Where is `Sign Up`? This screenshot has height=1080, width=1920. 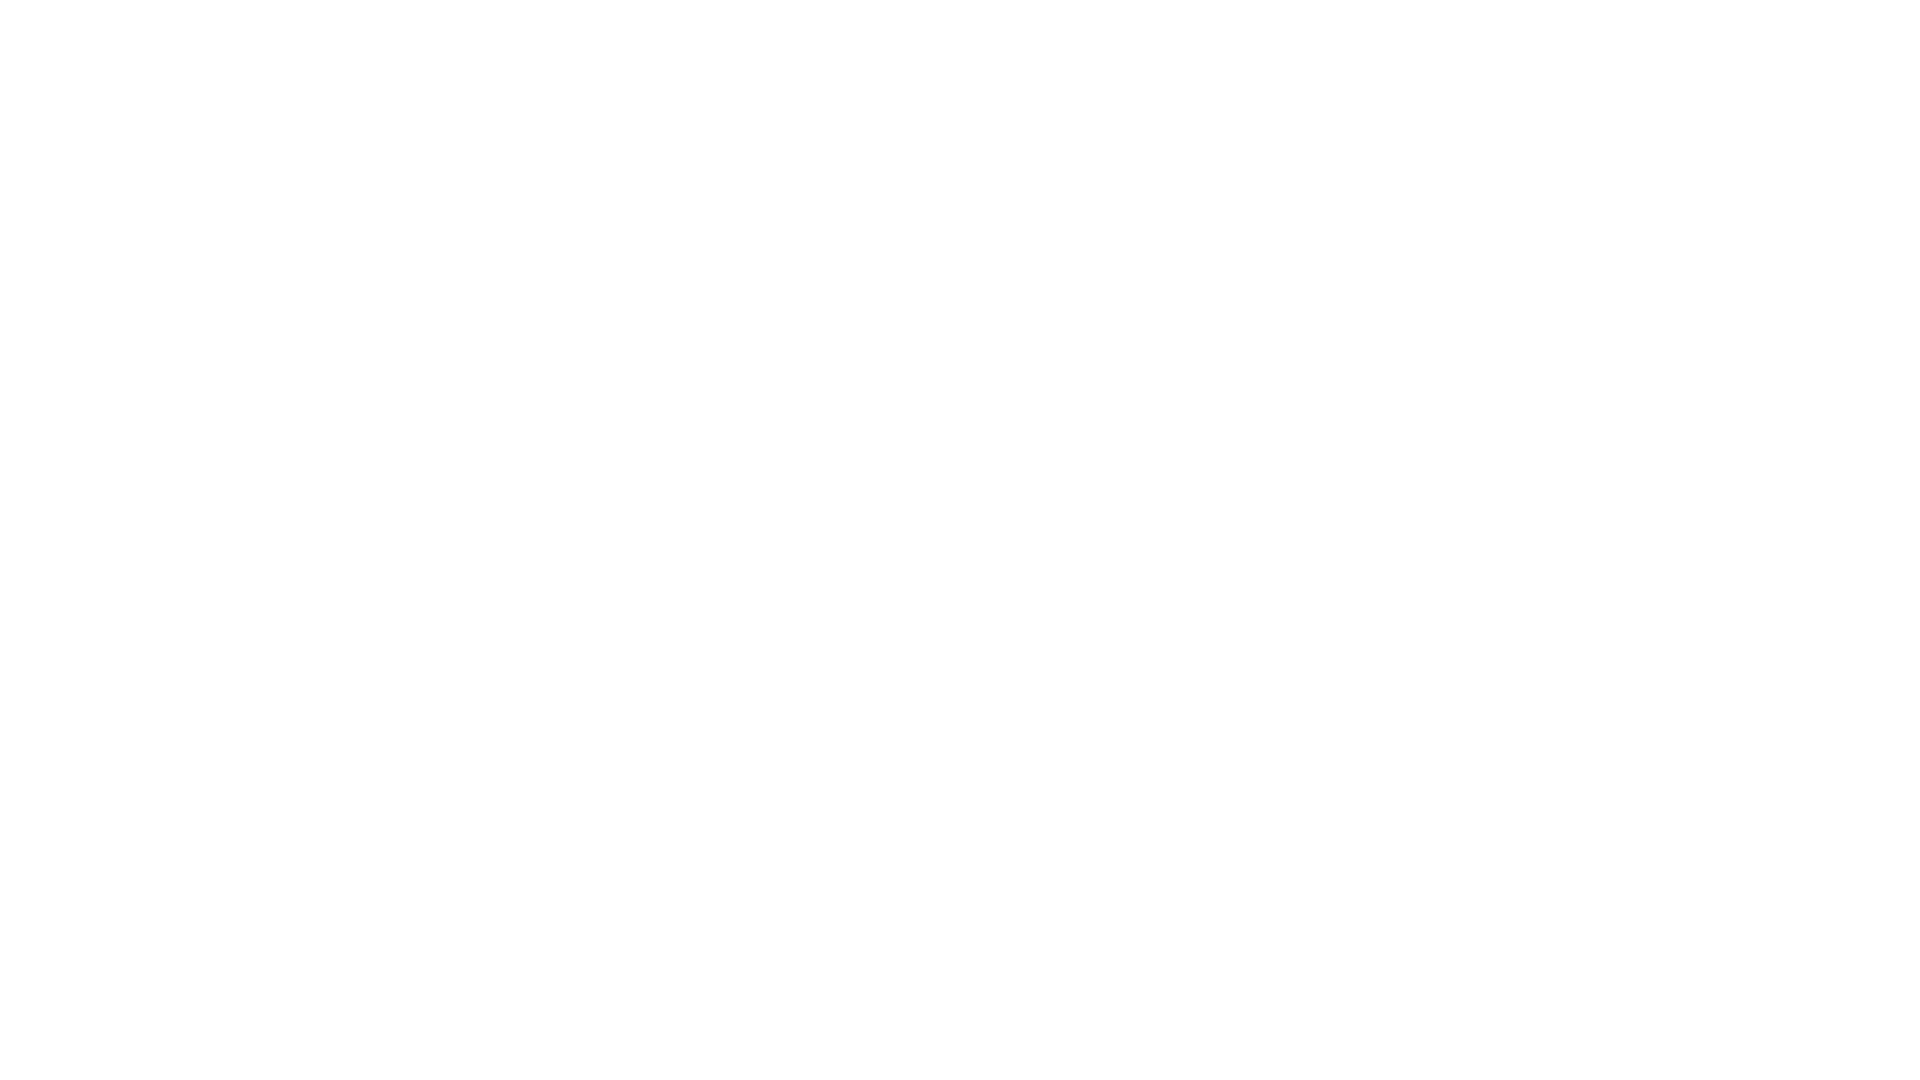 Sign Up is located at coordinates (1396, 30).